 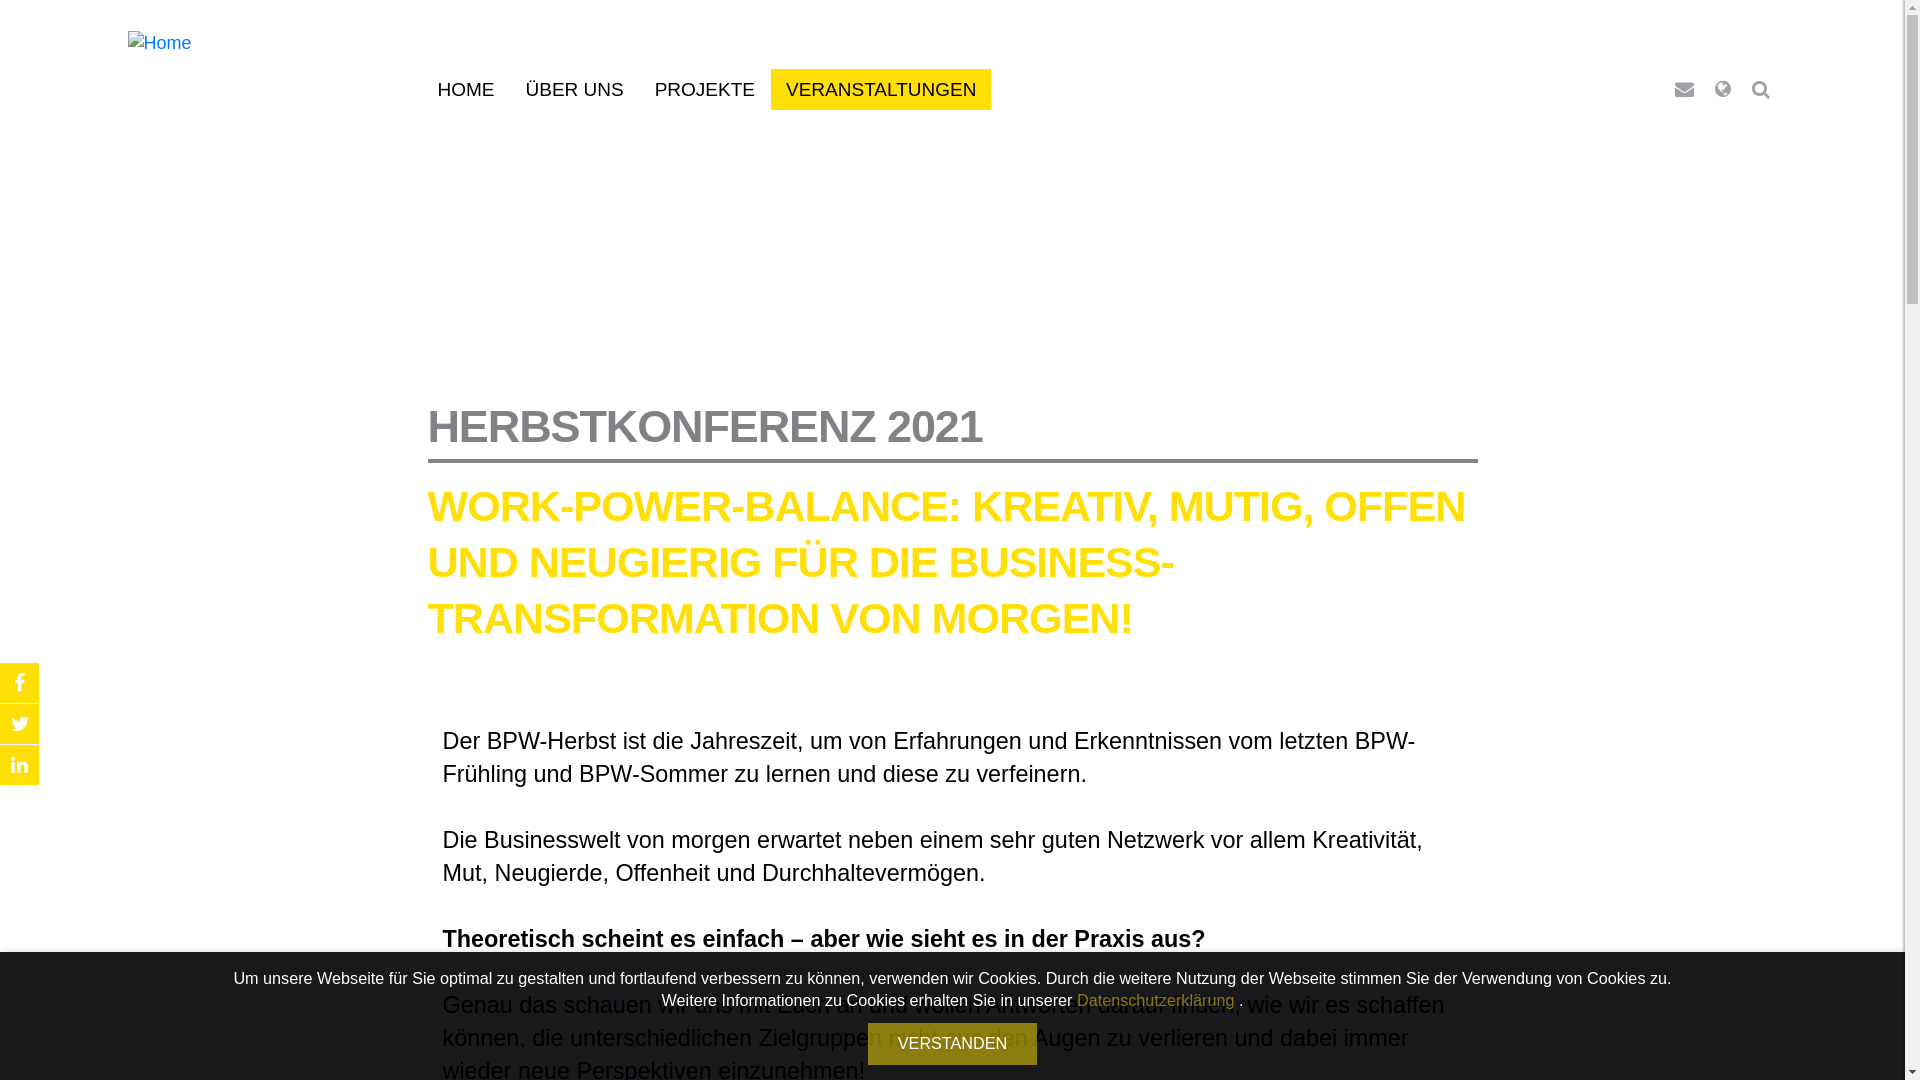 What do you see at coordinates (951, 1042) in the screenshot?
I see `'VERSTANDEN'` at bounding box center [951, 1042].